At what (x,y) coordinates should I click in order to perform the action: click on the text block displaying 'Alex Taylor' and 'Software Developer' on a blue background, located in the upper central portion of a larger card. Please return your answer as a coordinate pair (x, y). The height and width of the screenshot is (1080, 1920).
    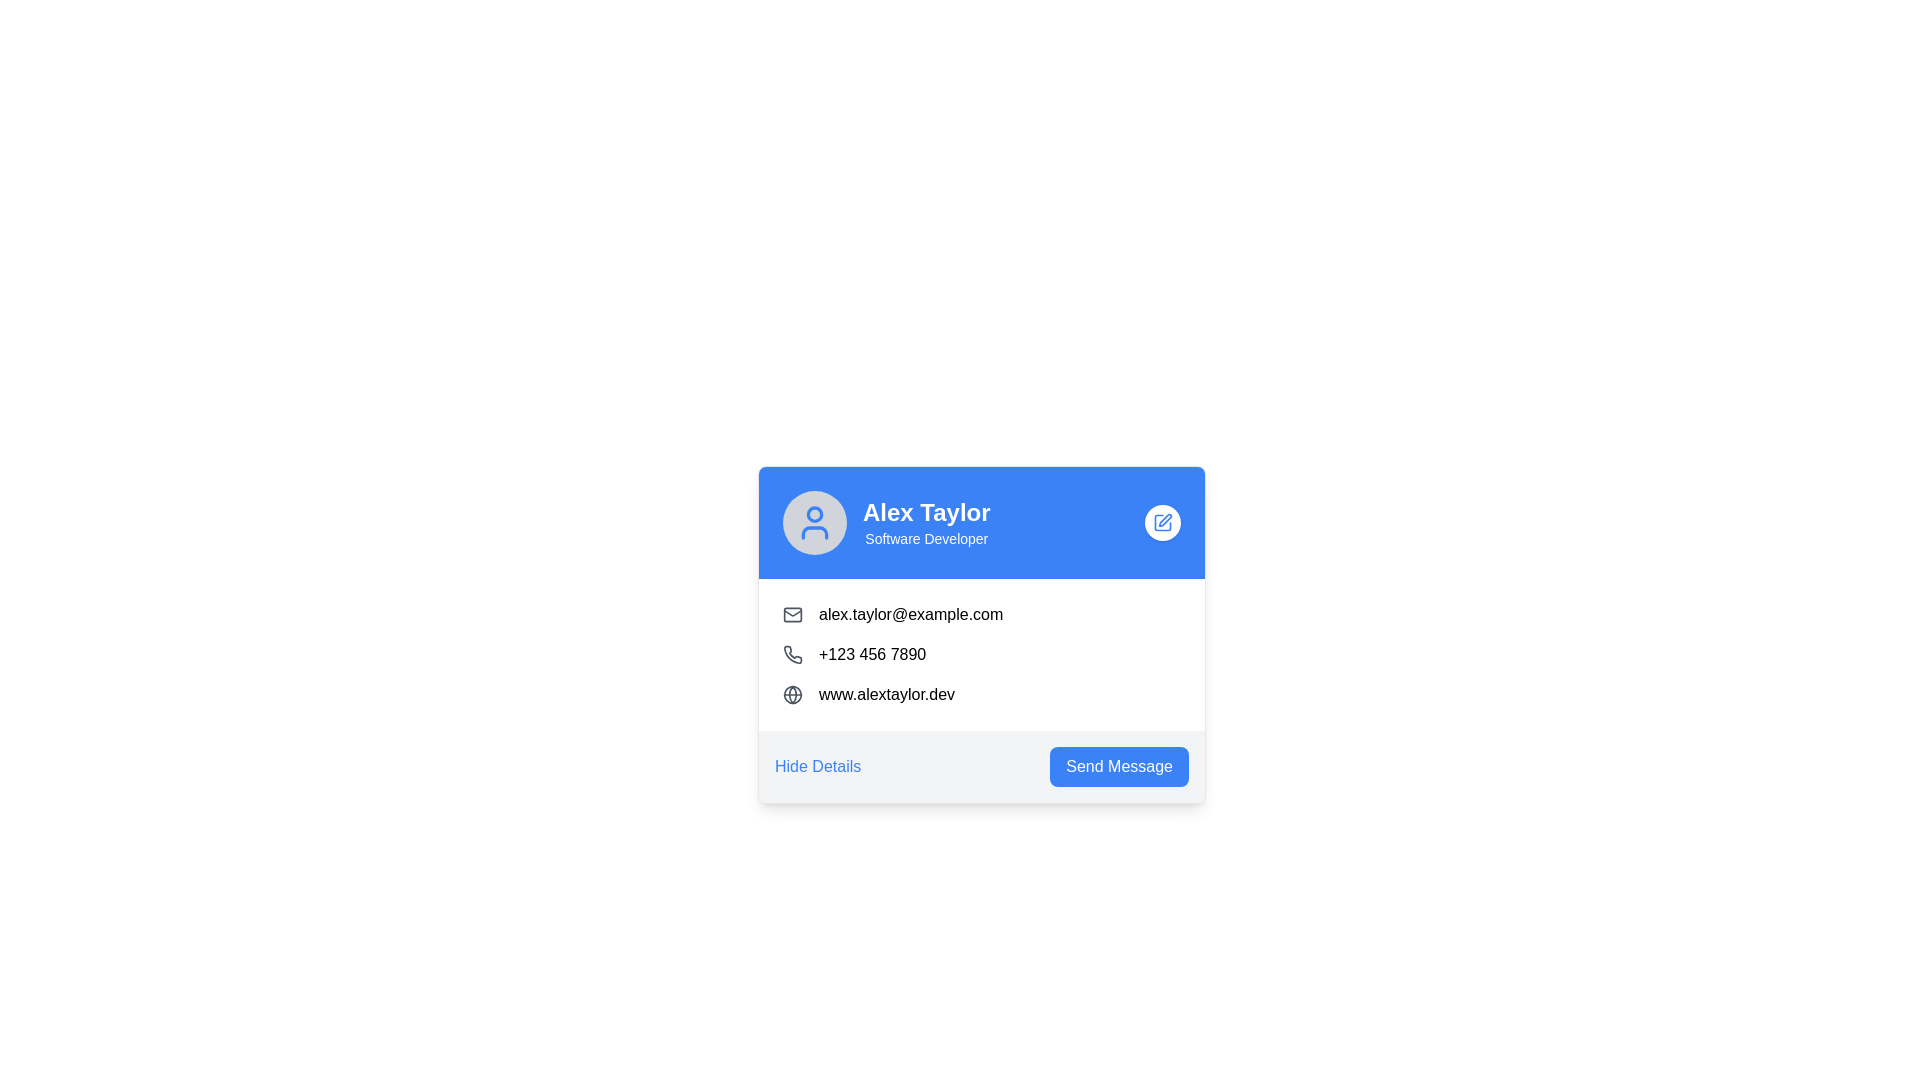
    Looking at the image, I should click on (925, 522).